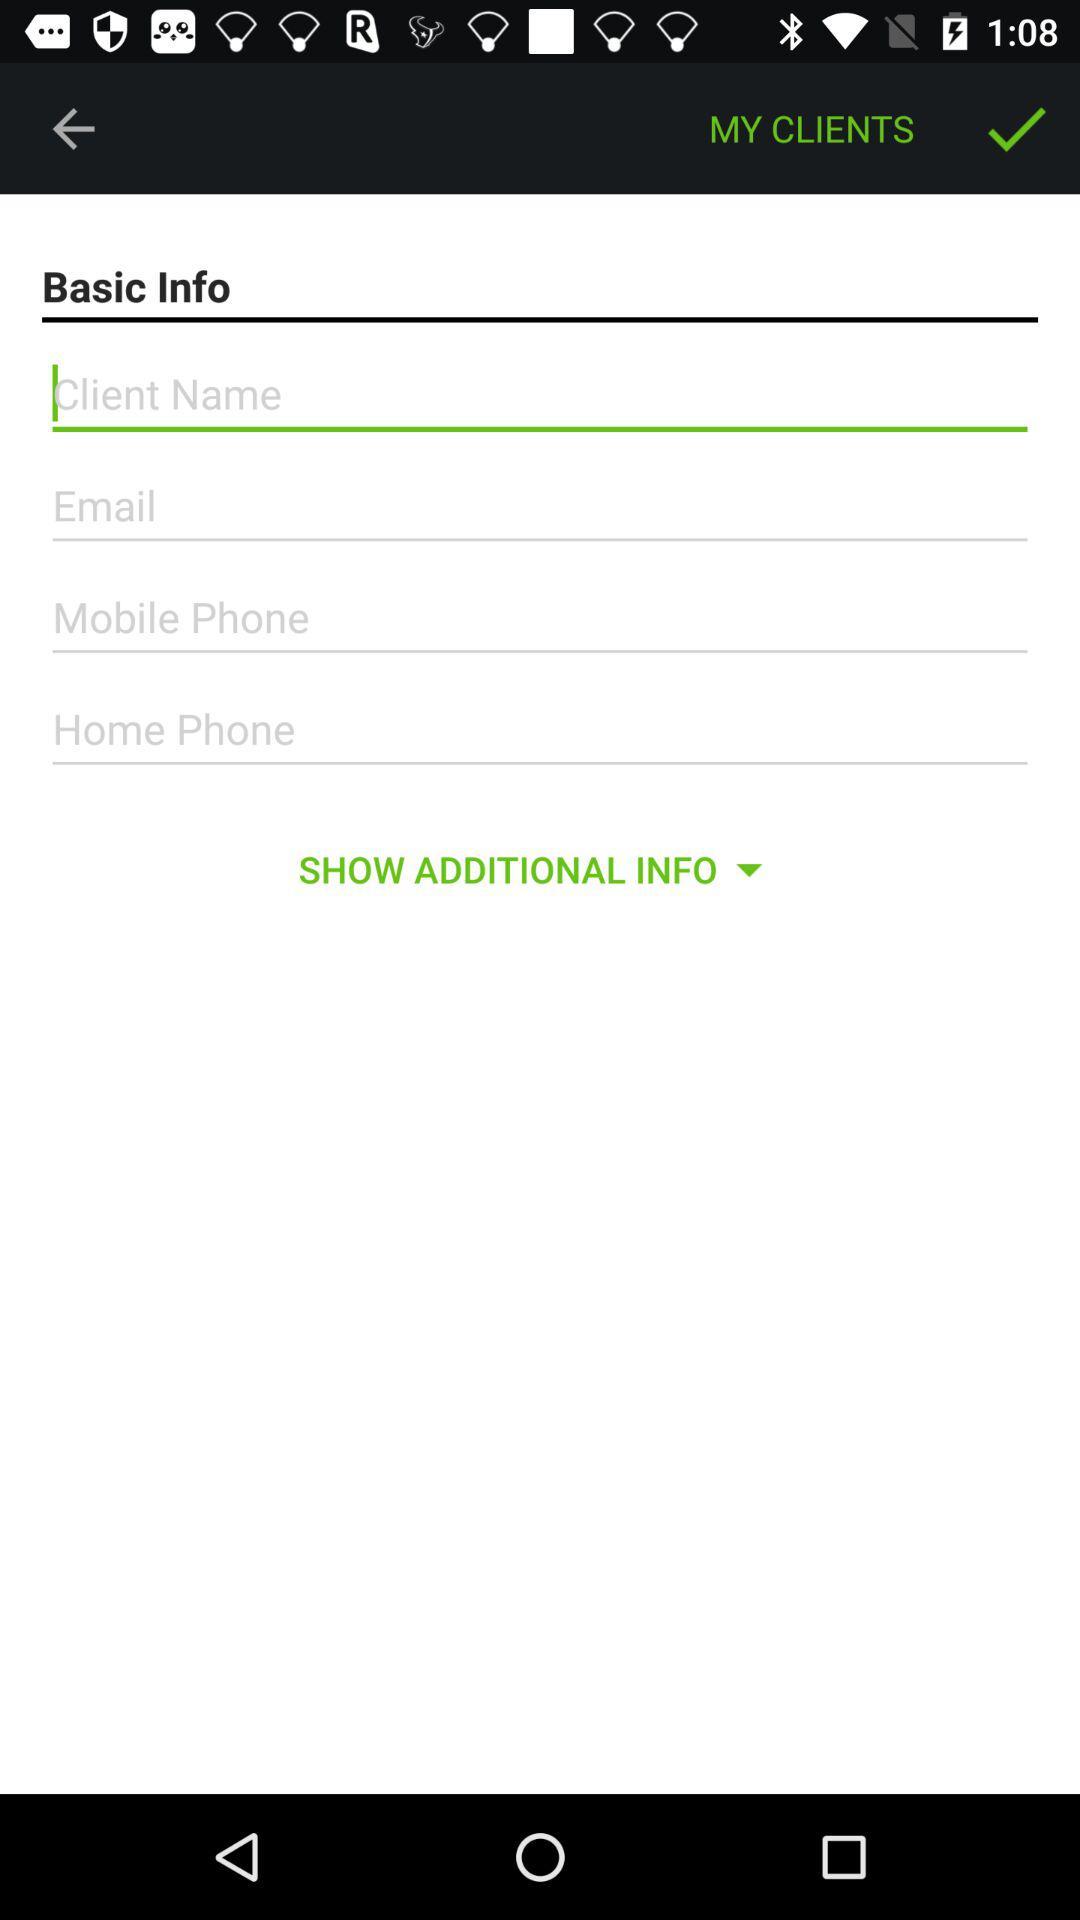  I want to click on text area for home phone number, so click(540, 728).